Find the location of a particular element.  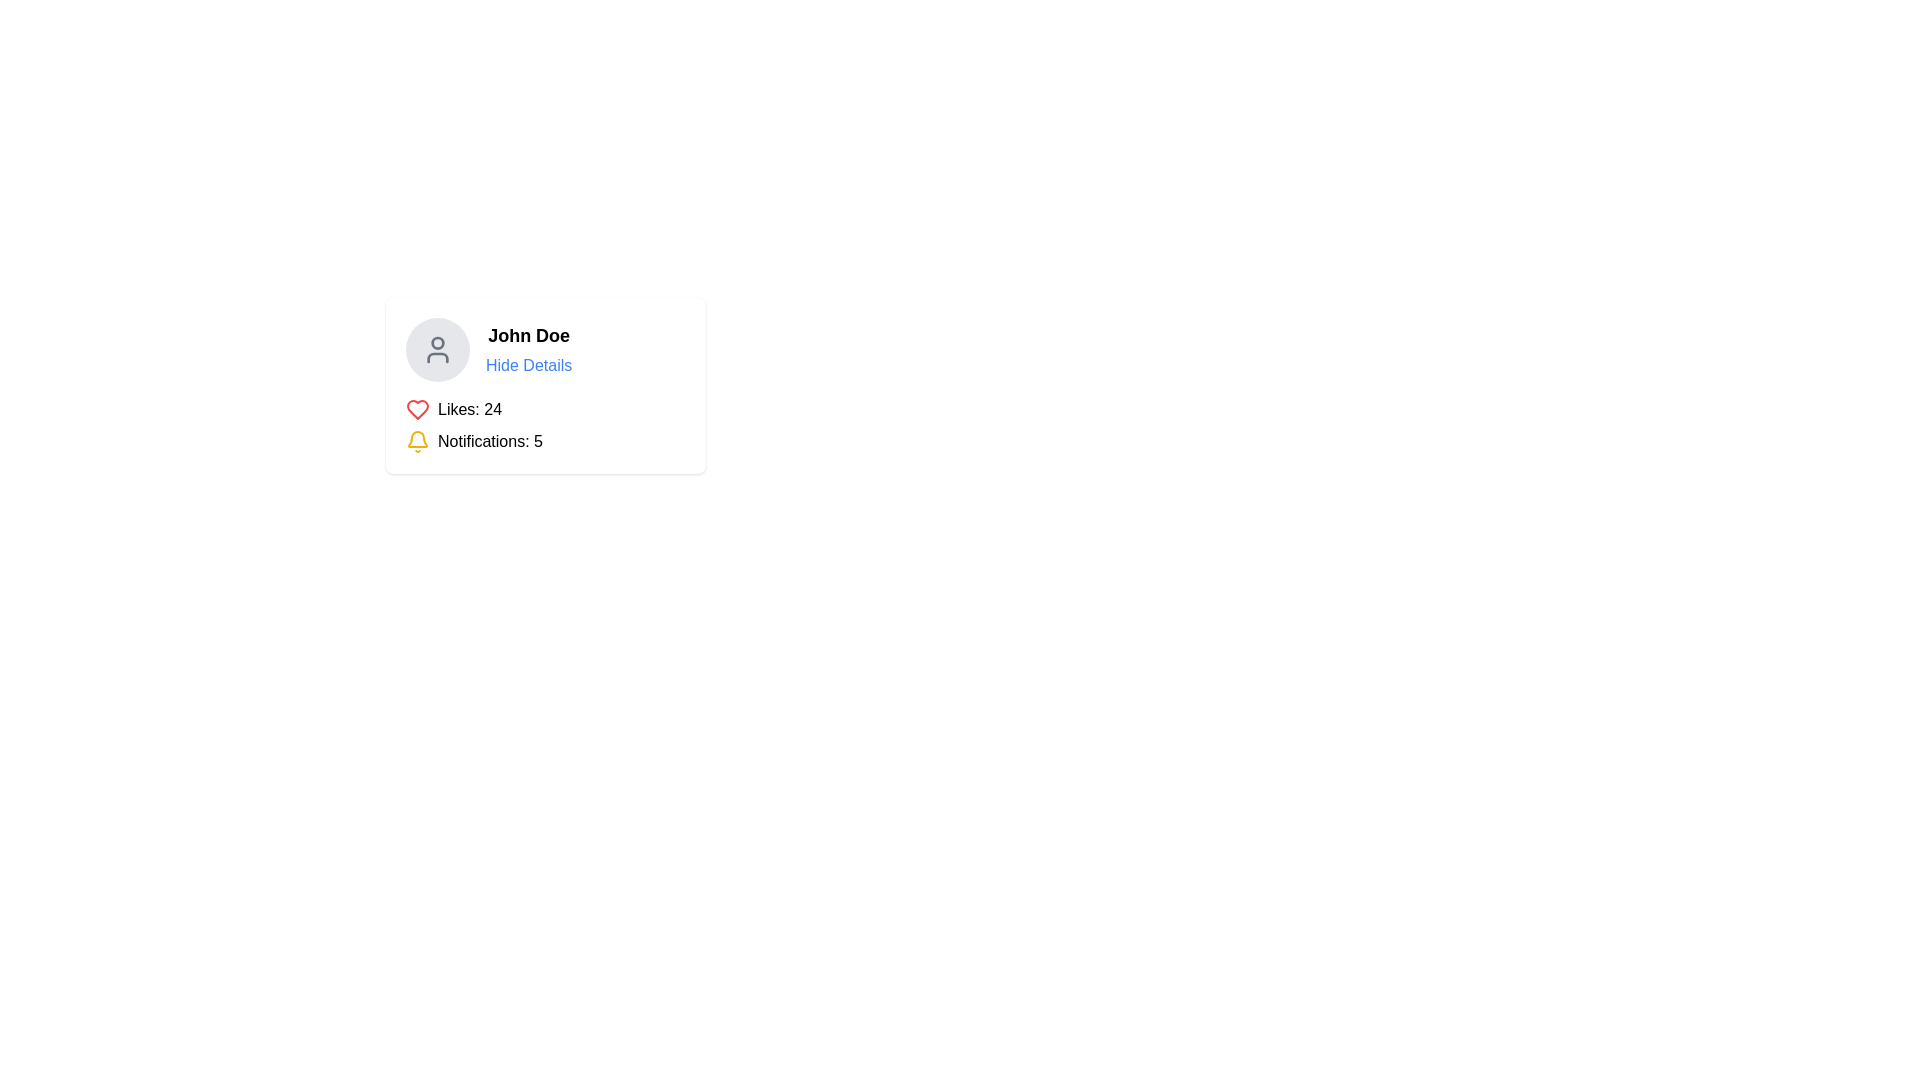

the notification count text element that is positioned beneath the profile details and follows the yellow bell icon is located at coordinates (490, 441).